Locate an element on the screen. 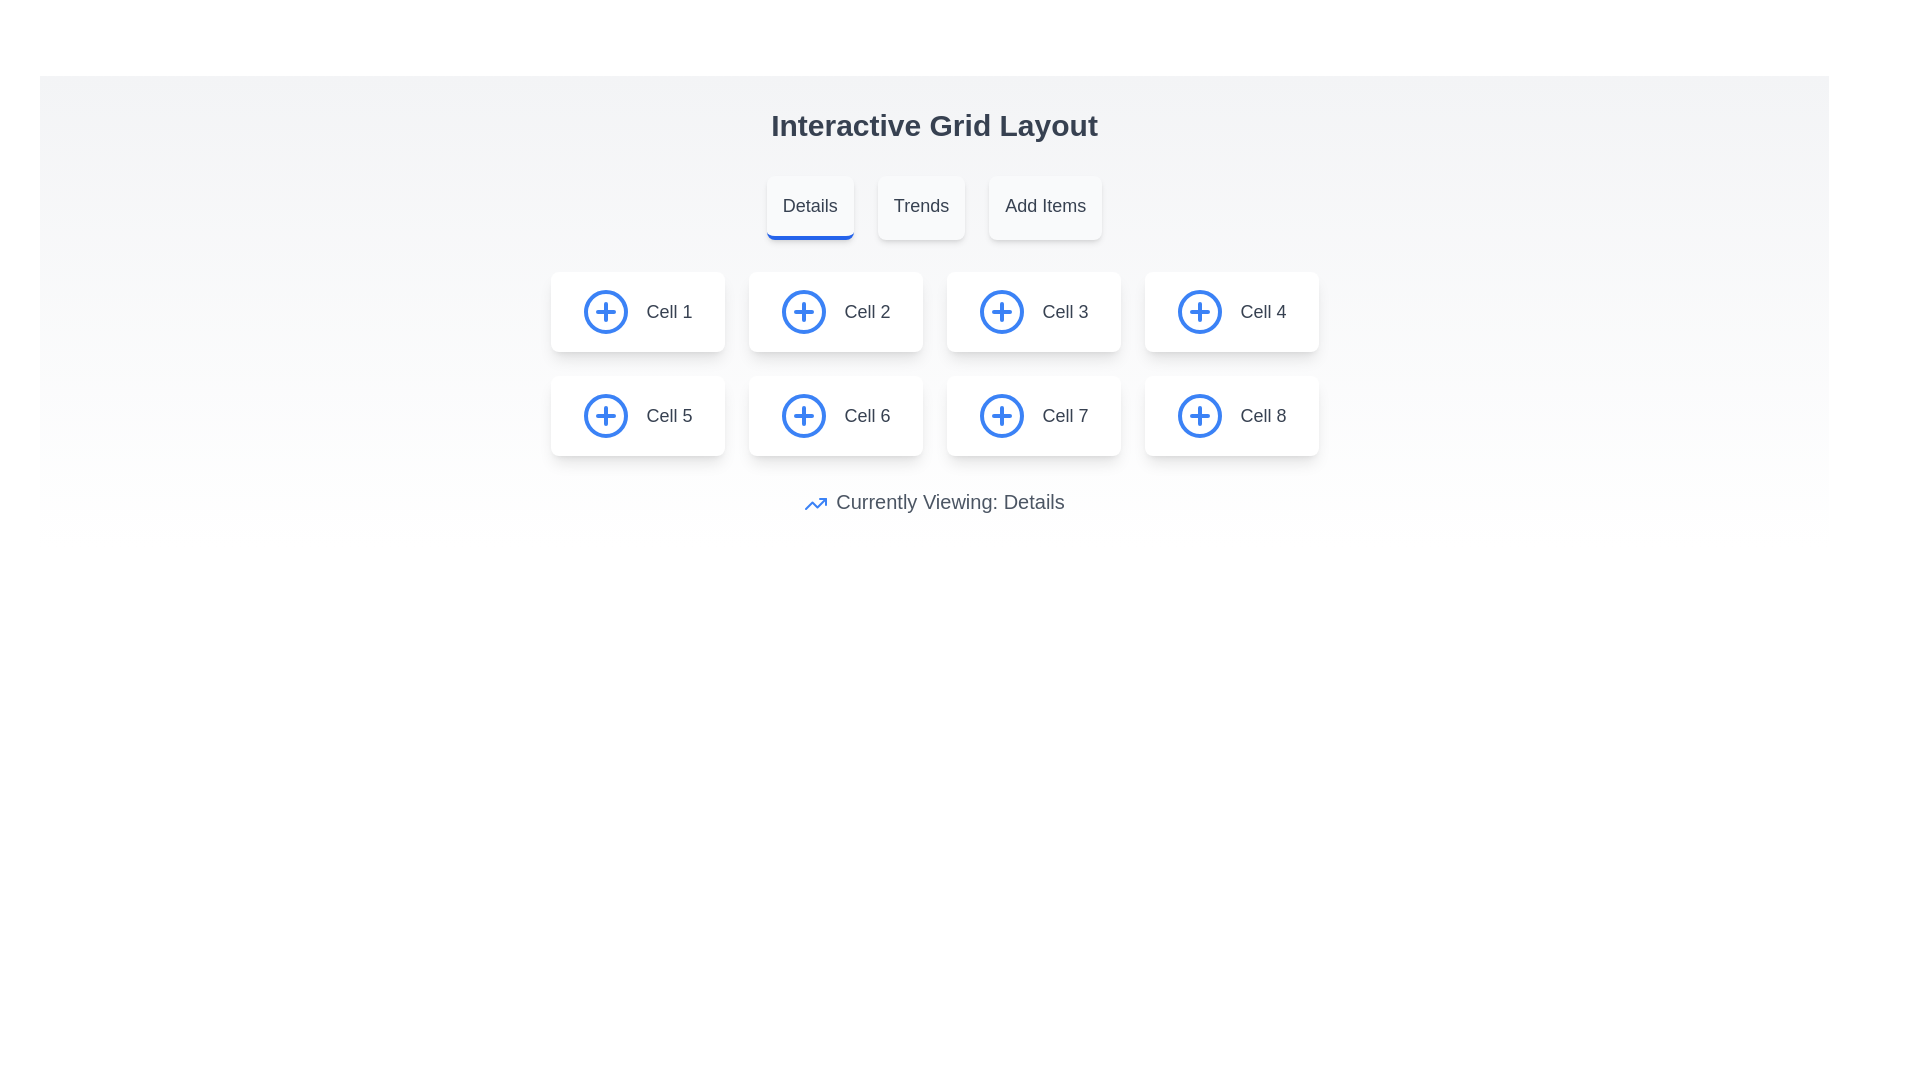  the Circle icon with embedded plus sign located in the top-left cell of the grid, which is above the text 'Cell 1' is located at coordinates (605, 312).